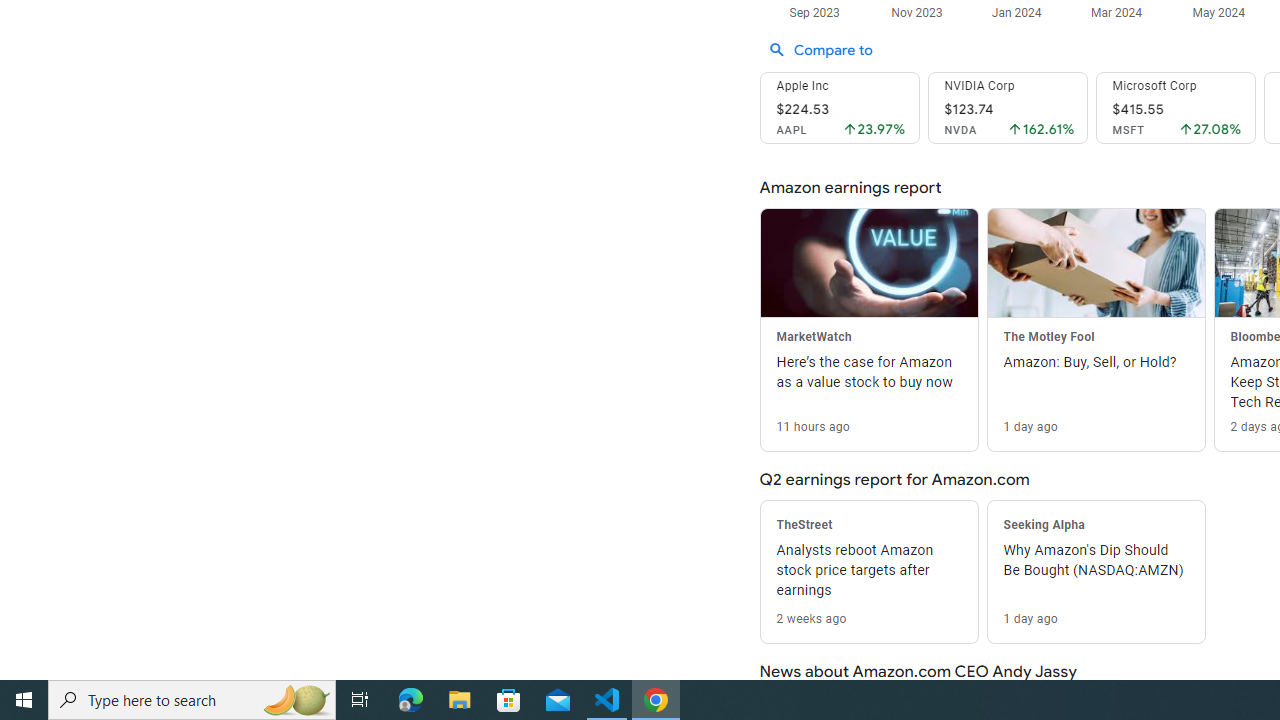  I want to click on 'The Motley Fool Amazon: Buy, Sell, or Hold? 1 day ago', so click(1094, 328).